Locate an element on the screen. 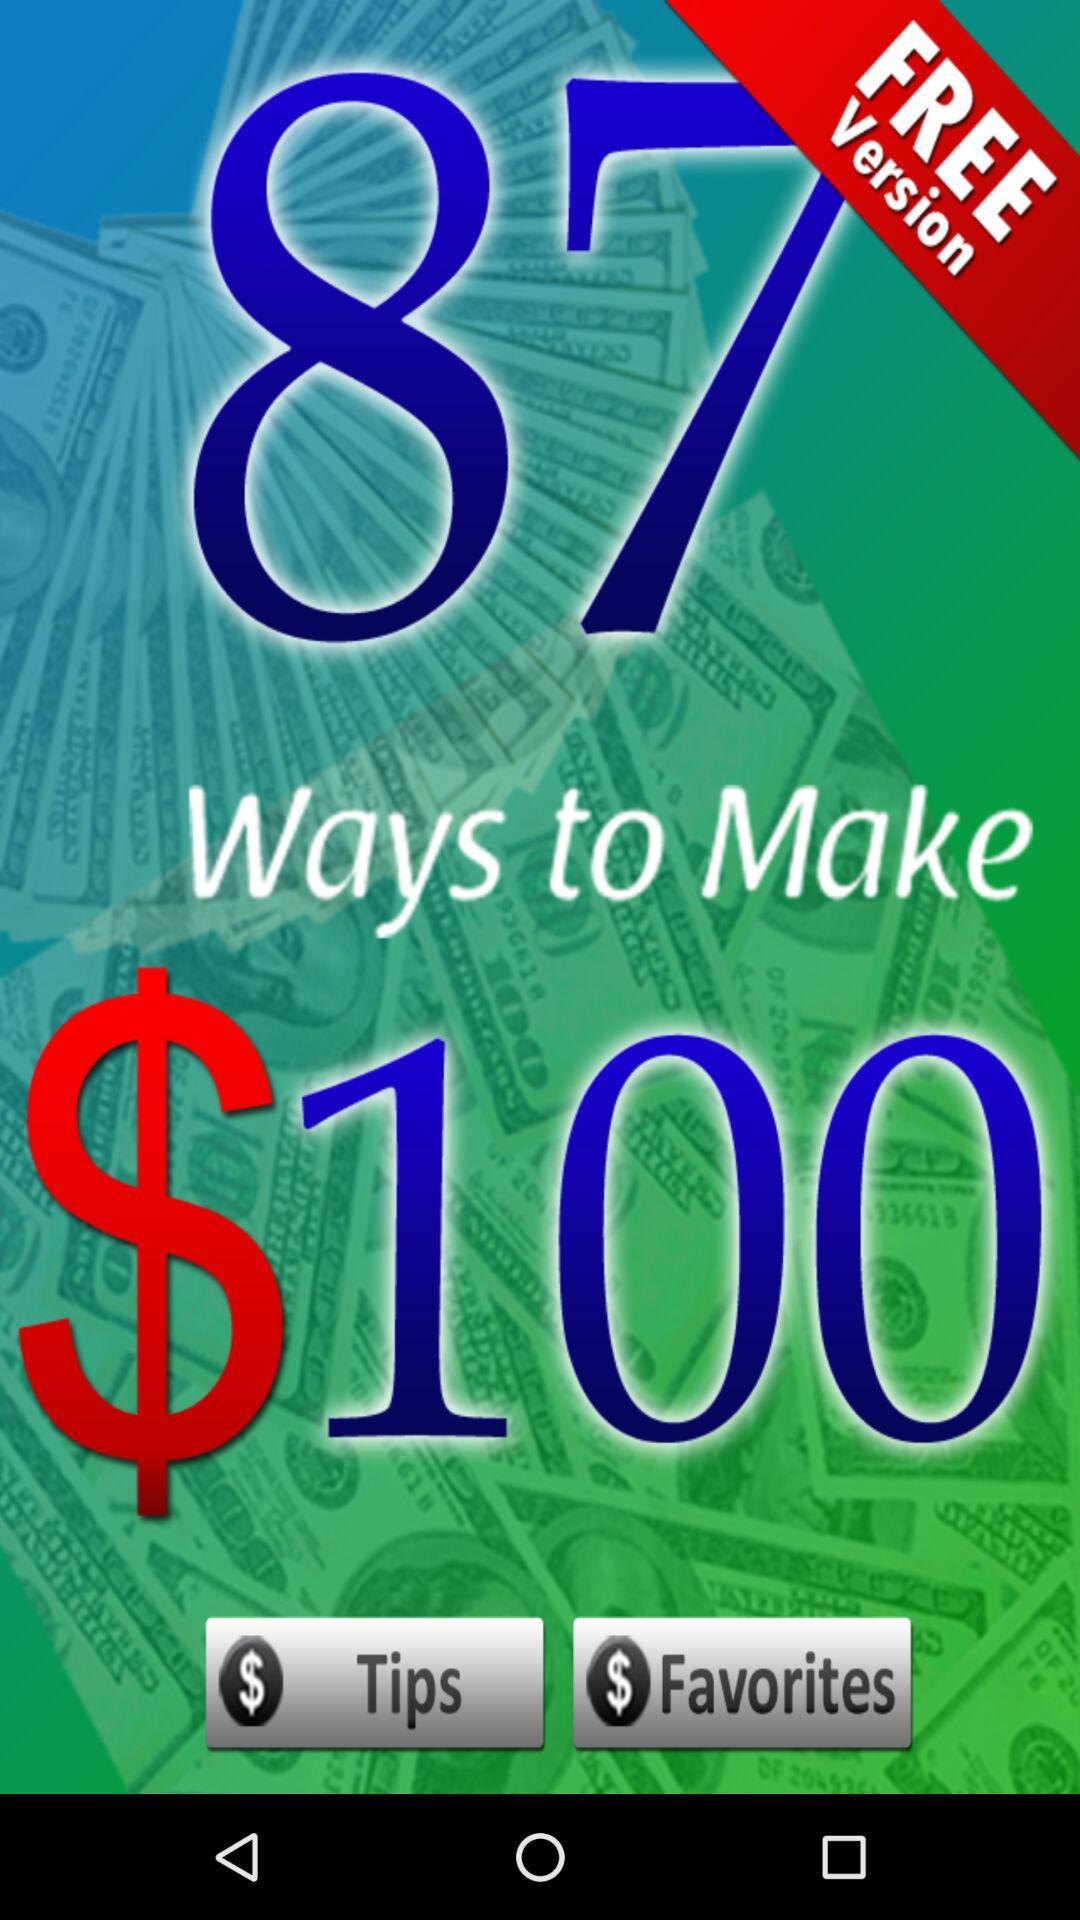 The width and height of the screenshot is (1080, 1920). set as favorites is located at coordinates (743, 1684).